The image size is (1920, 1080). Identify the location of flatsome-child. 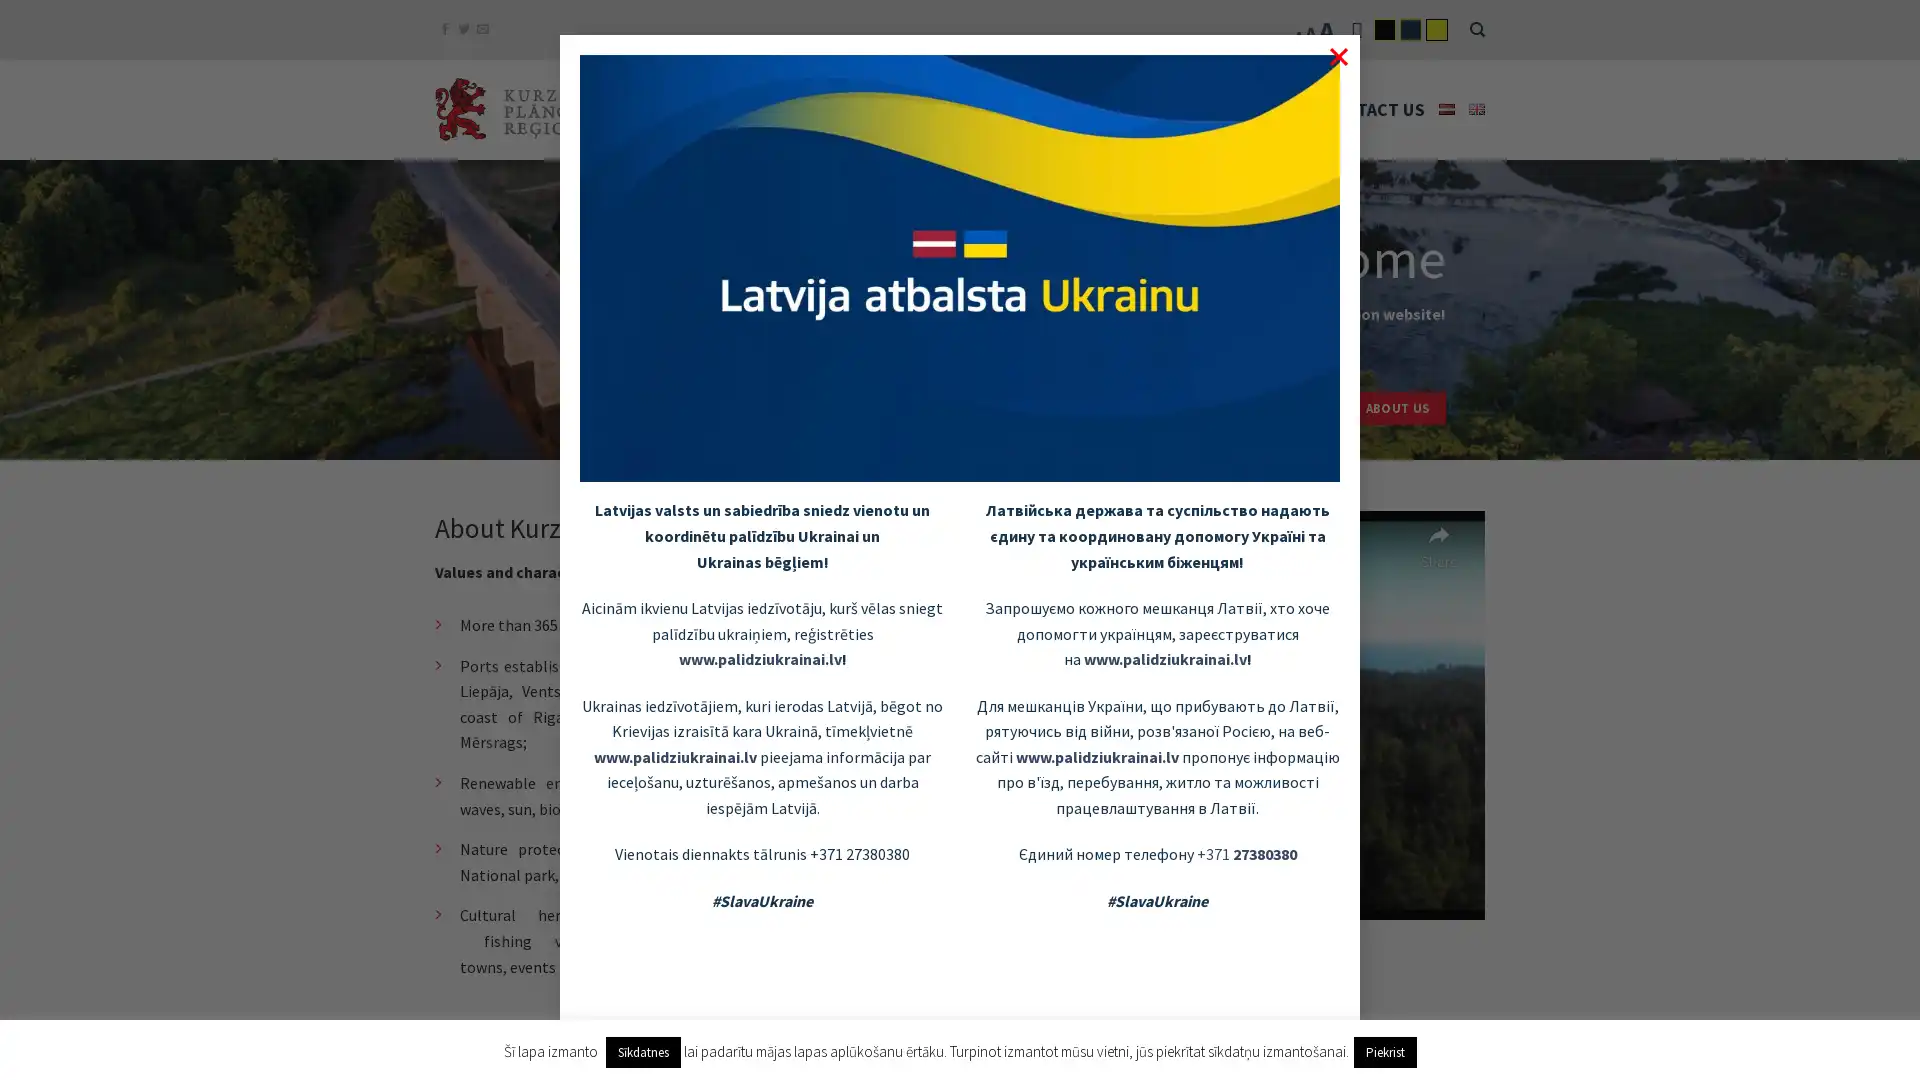
(1410, 29).